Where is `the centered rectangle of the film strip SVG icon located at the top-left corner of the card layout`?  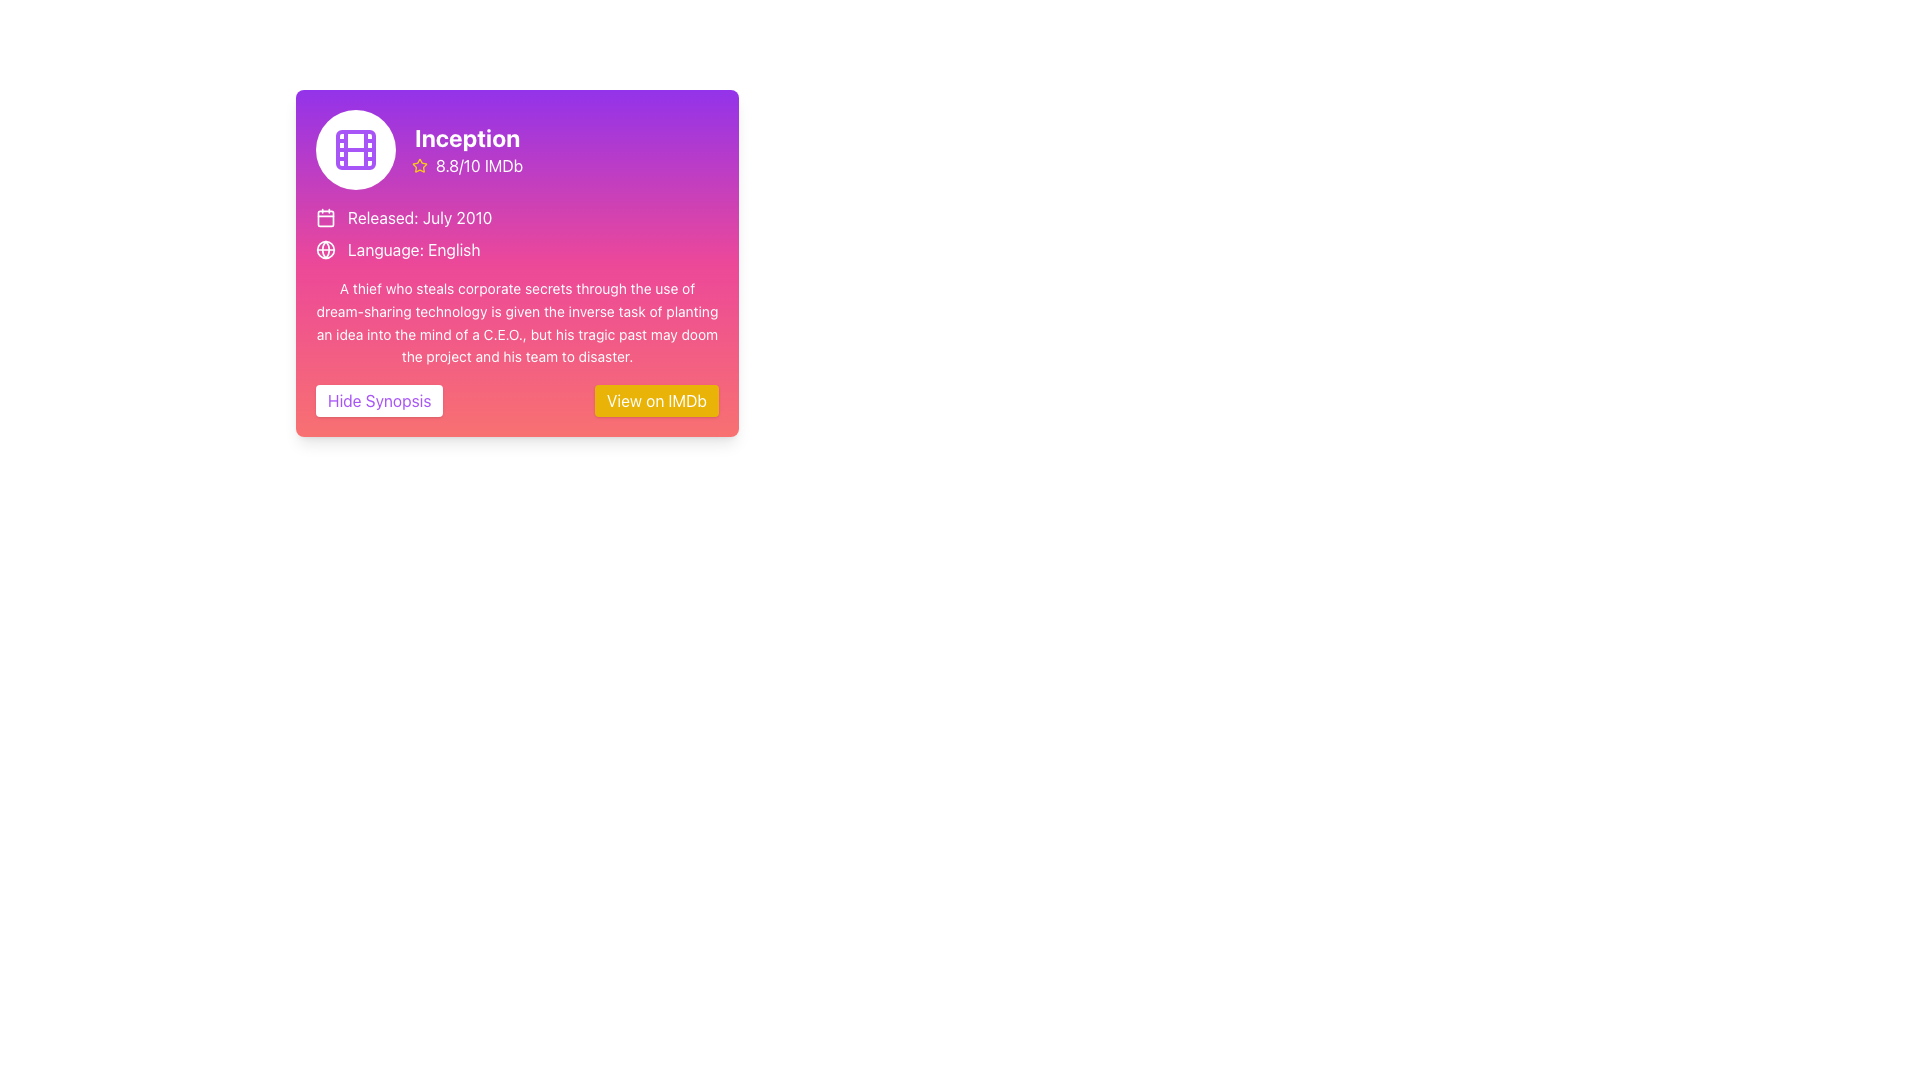 the centered rectangle of the film strip SVG icon located at the top-left corner of the card layout is located at coordinates (355, 149).